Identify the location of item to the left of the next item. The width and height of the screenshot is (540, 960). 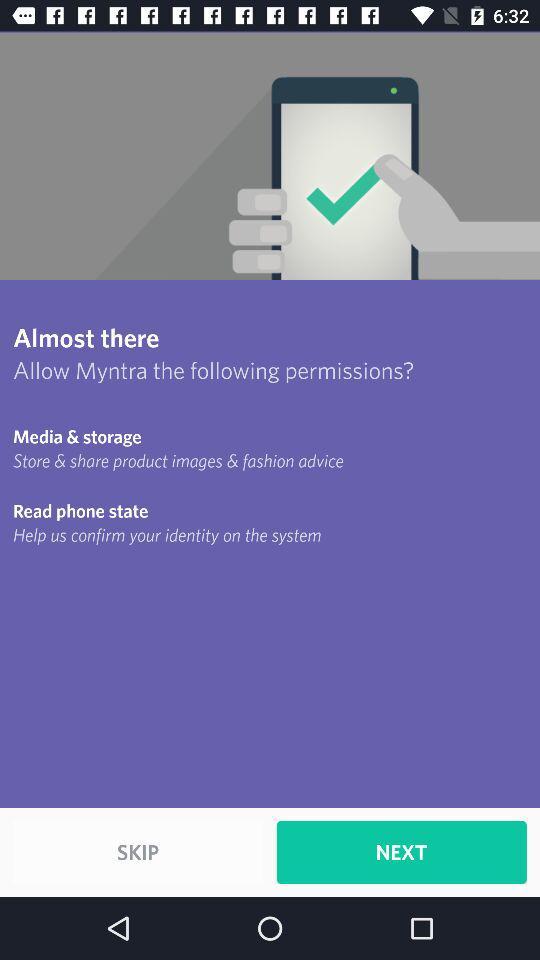
(137, 851).